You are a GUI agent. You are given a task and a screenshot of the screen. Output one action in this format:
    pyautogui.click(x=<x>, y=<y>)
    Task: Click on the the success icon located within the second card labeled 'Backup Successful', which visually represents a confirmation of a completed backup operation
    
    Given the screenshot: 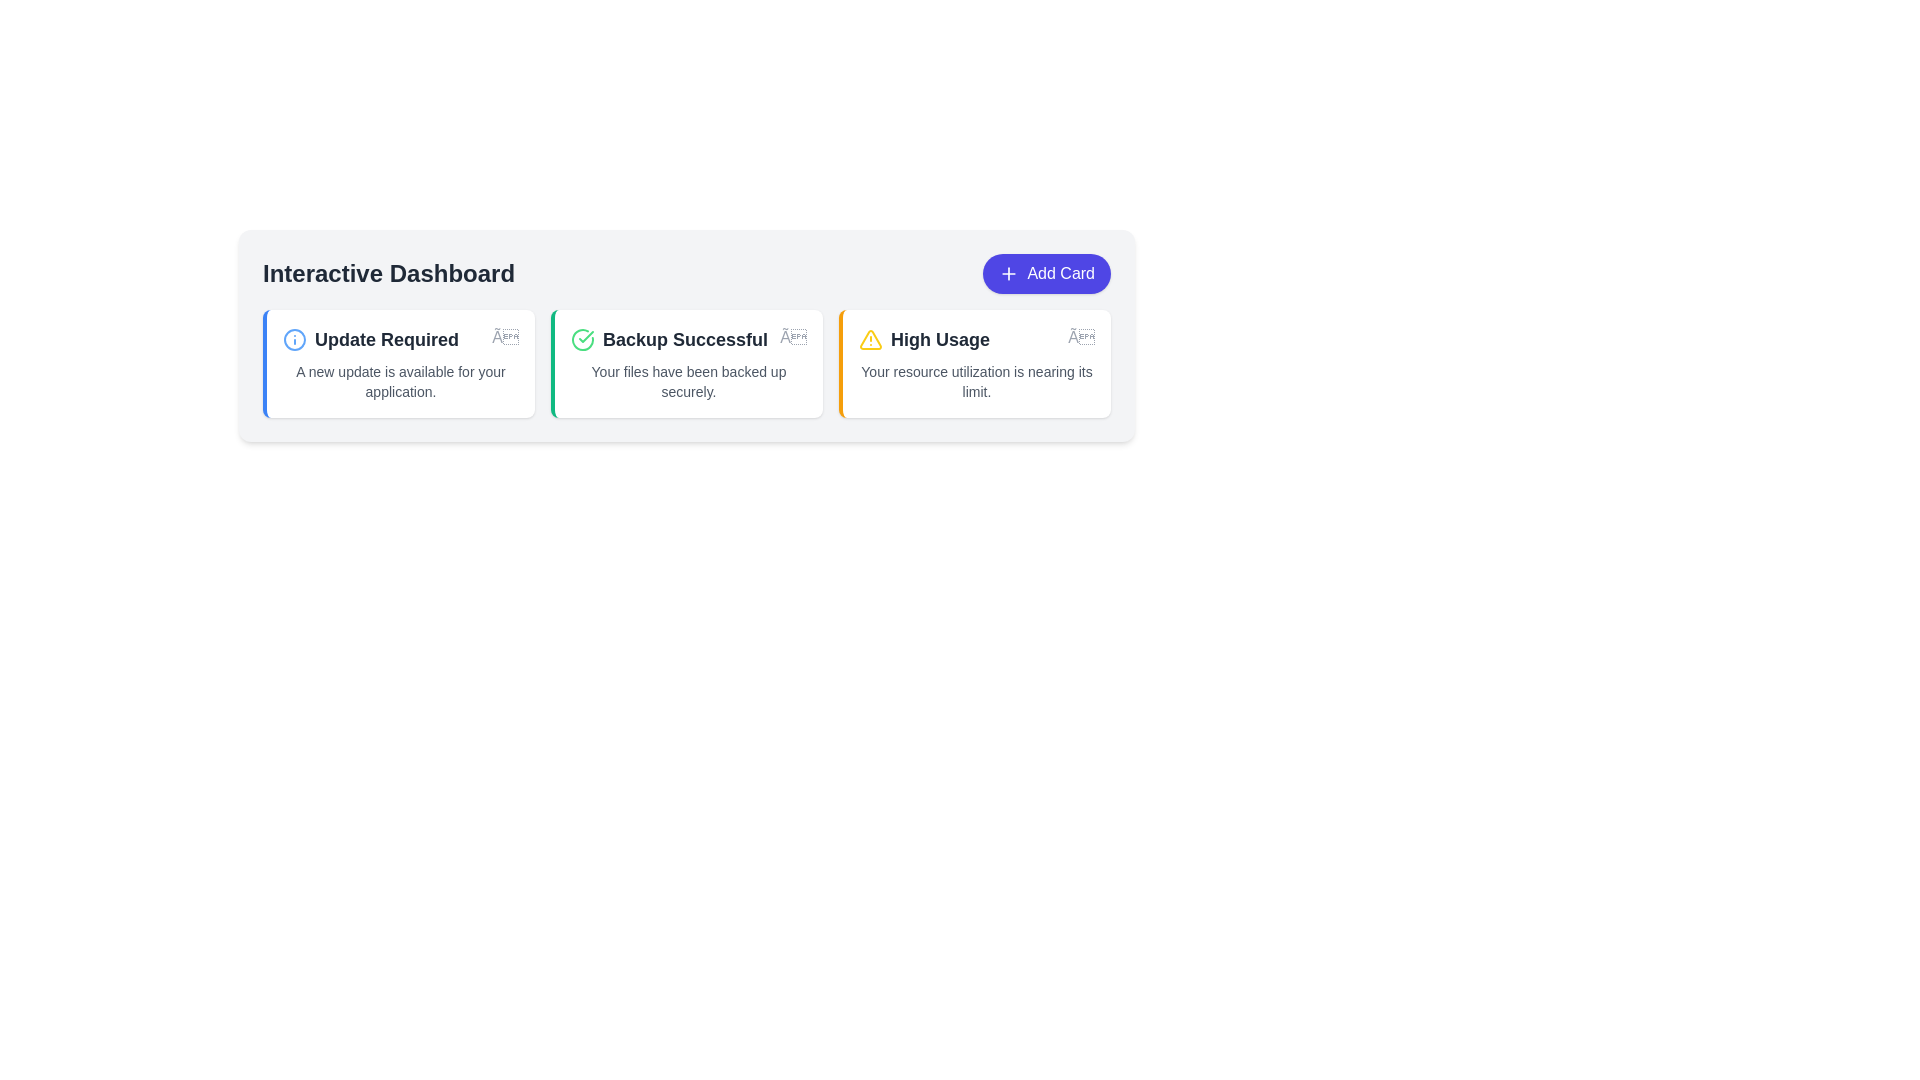 What is the action you would take?
    pyautogui.click(x=585, y=335)
    